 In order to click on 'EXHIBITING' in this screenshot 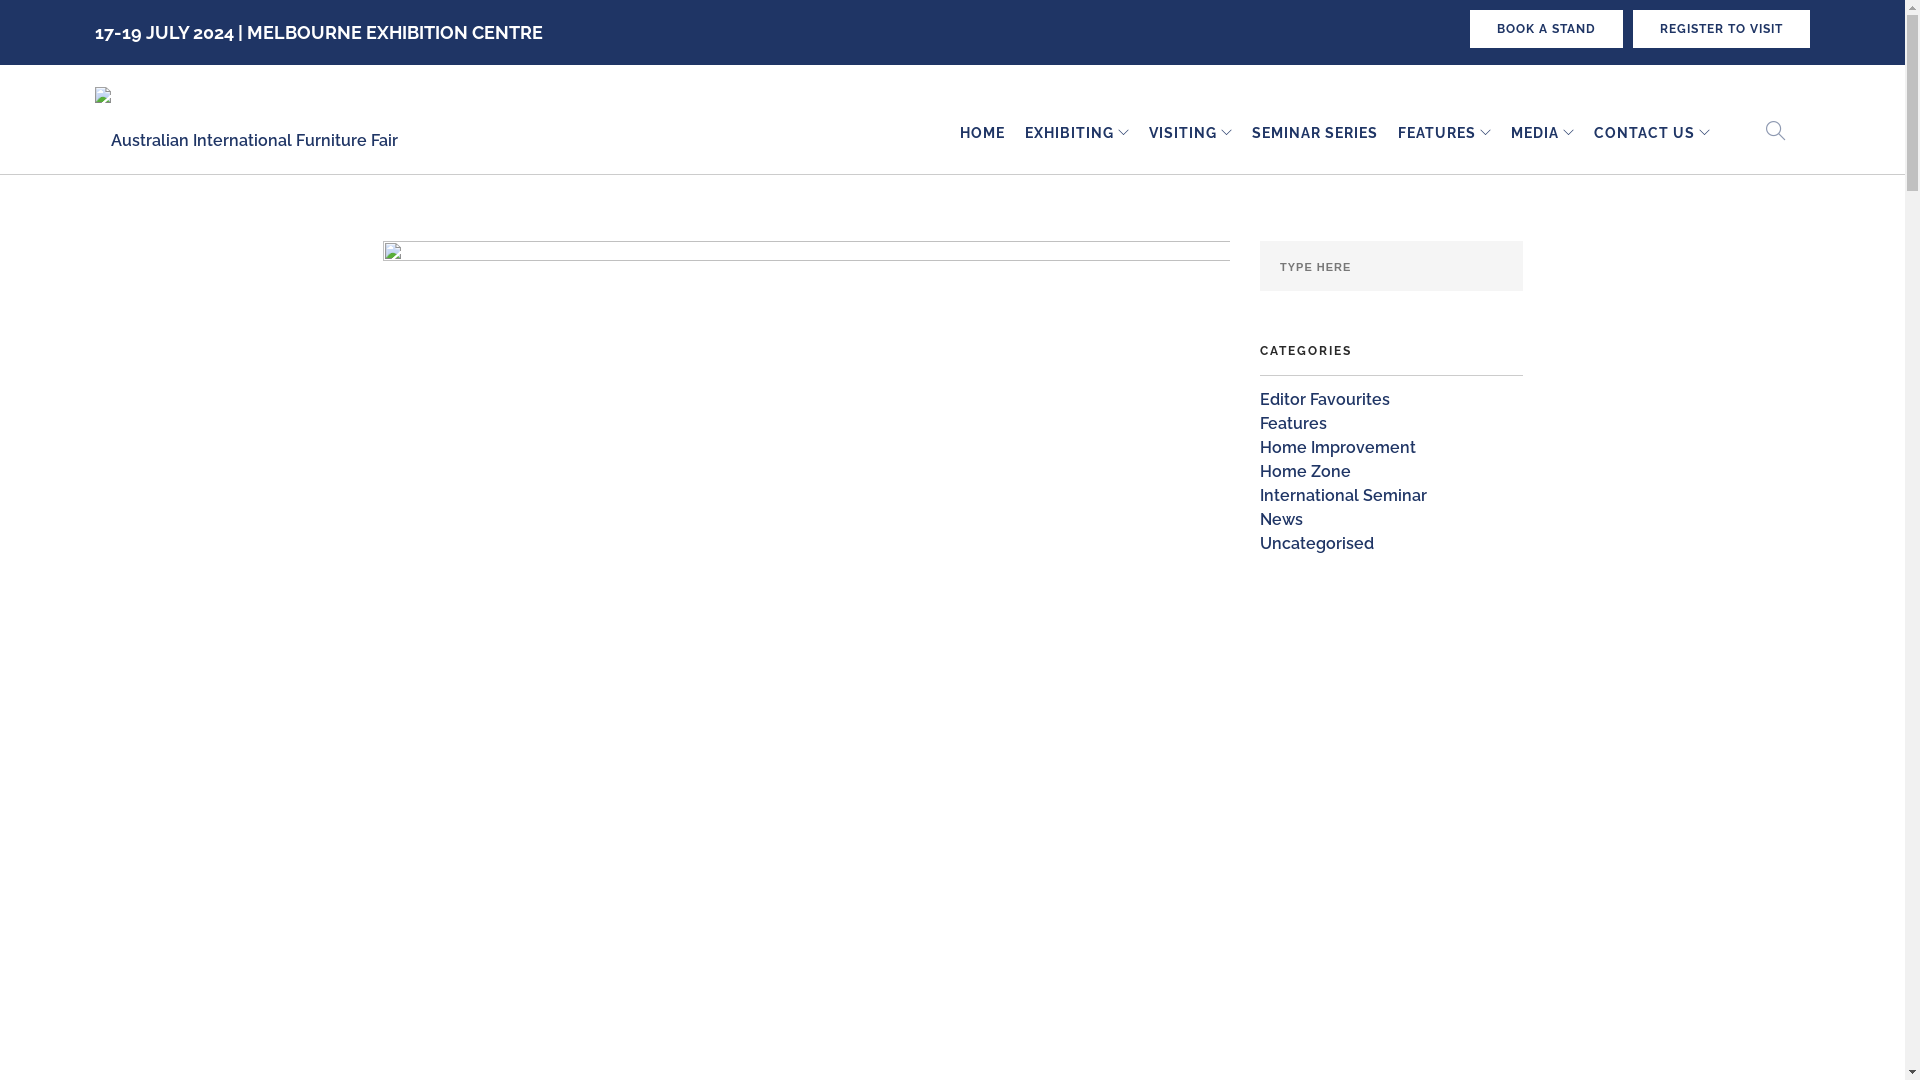, I will do `click(1068, 133)`.